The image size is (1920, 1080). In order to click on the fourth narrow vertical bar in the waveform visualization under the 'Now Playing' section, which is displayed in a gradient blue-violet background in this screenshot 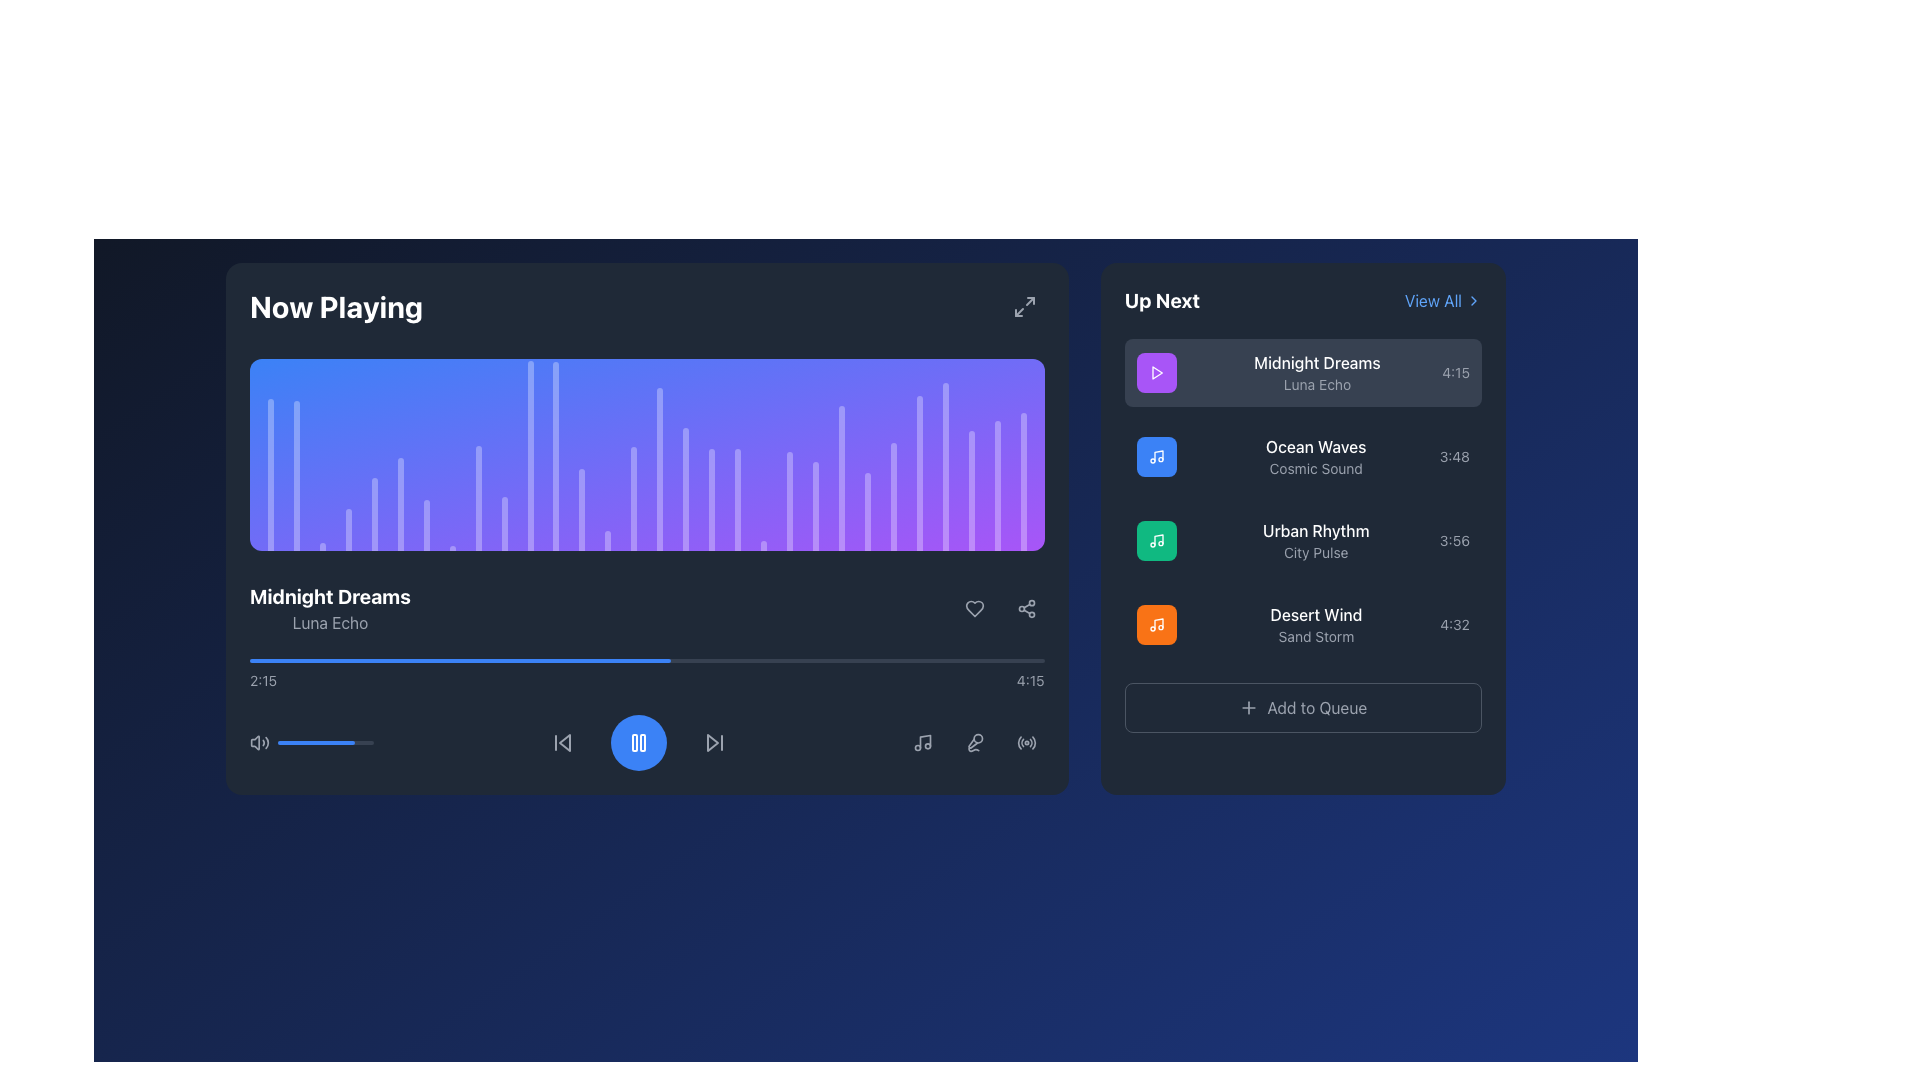, I will do `click(348, 528)`.